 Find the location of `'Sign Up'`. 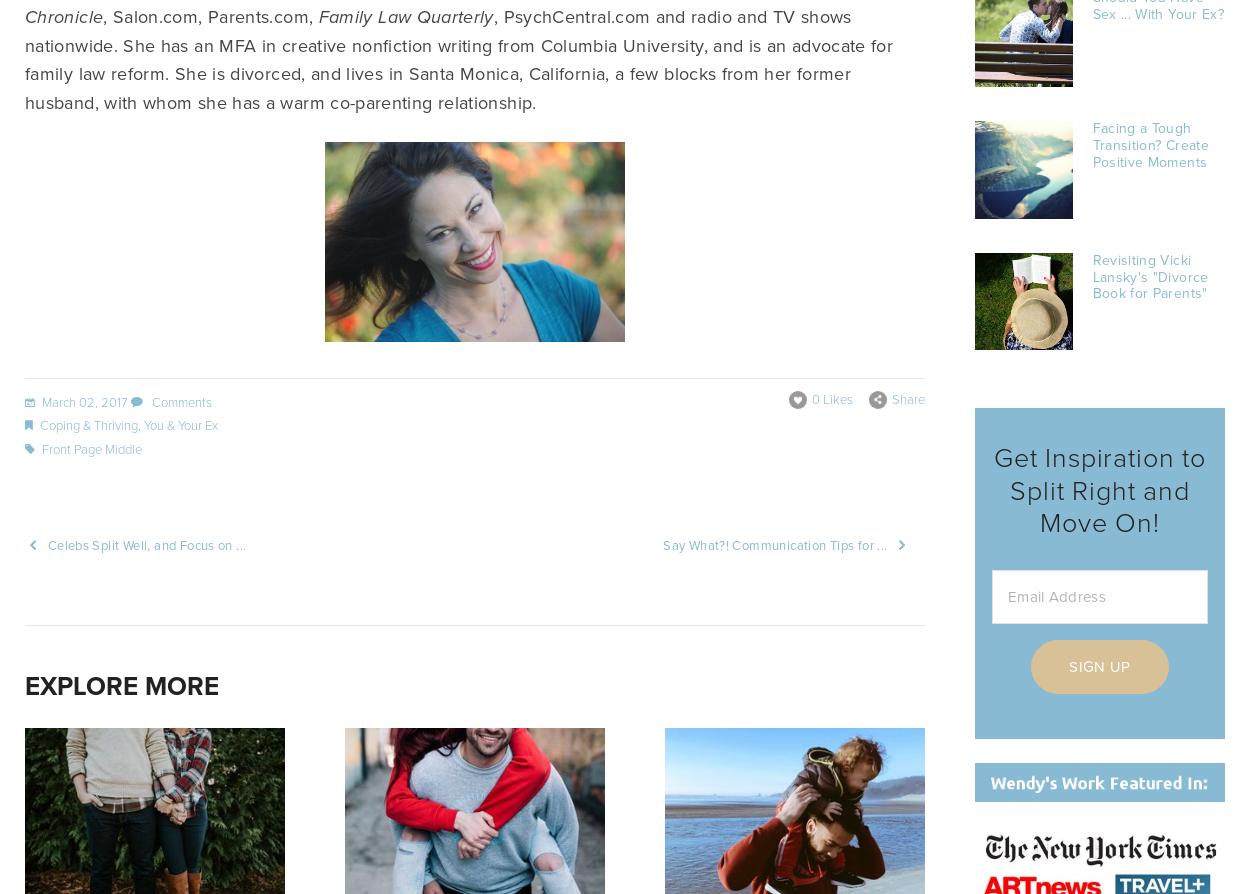

'Sign Up' is located at coordinates (1068, 667).